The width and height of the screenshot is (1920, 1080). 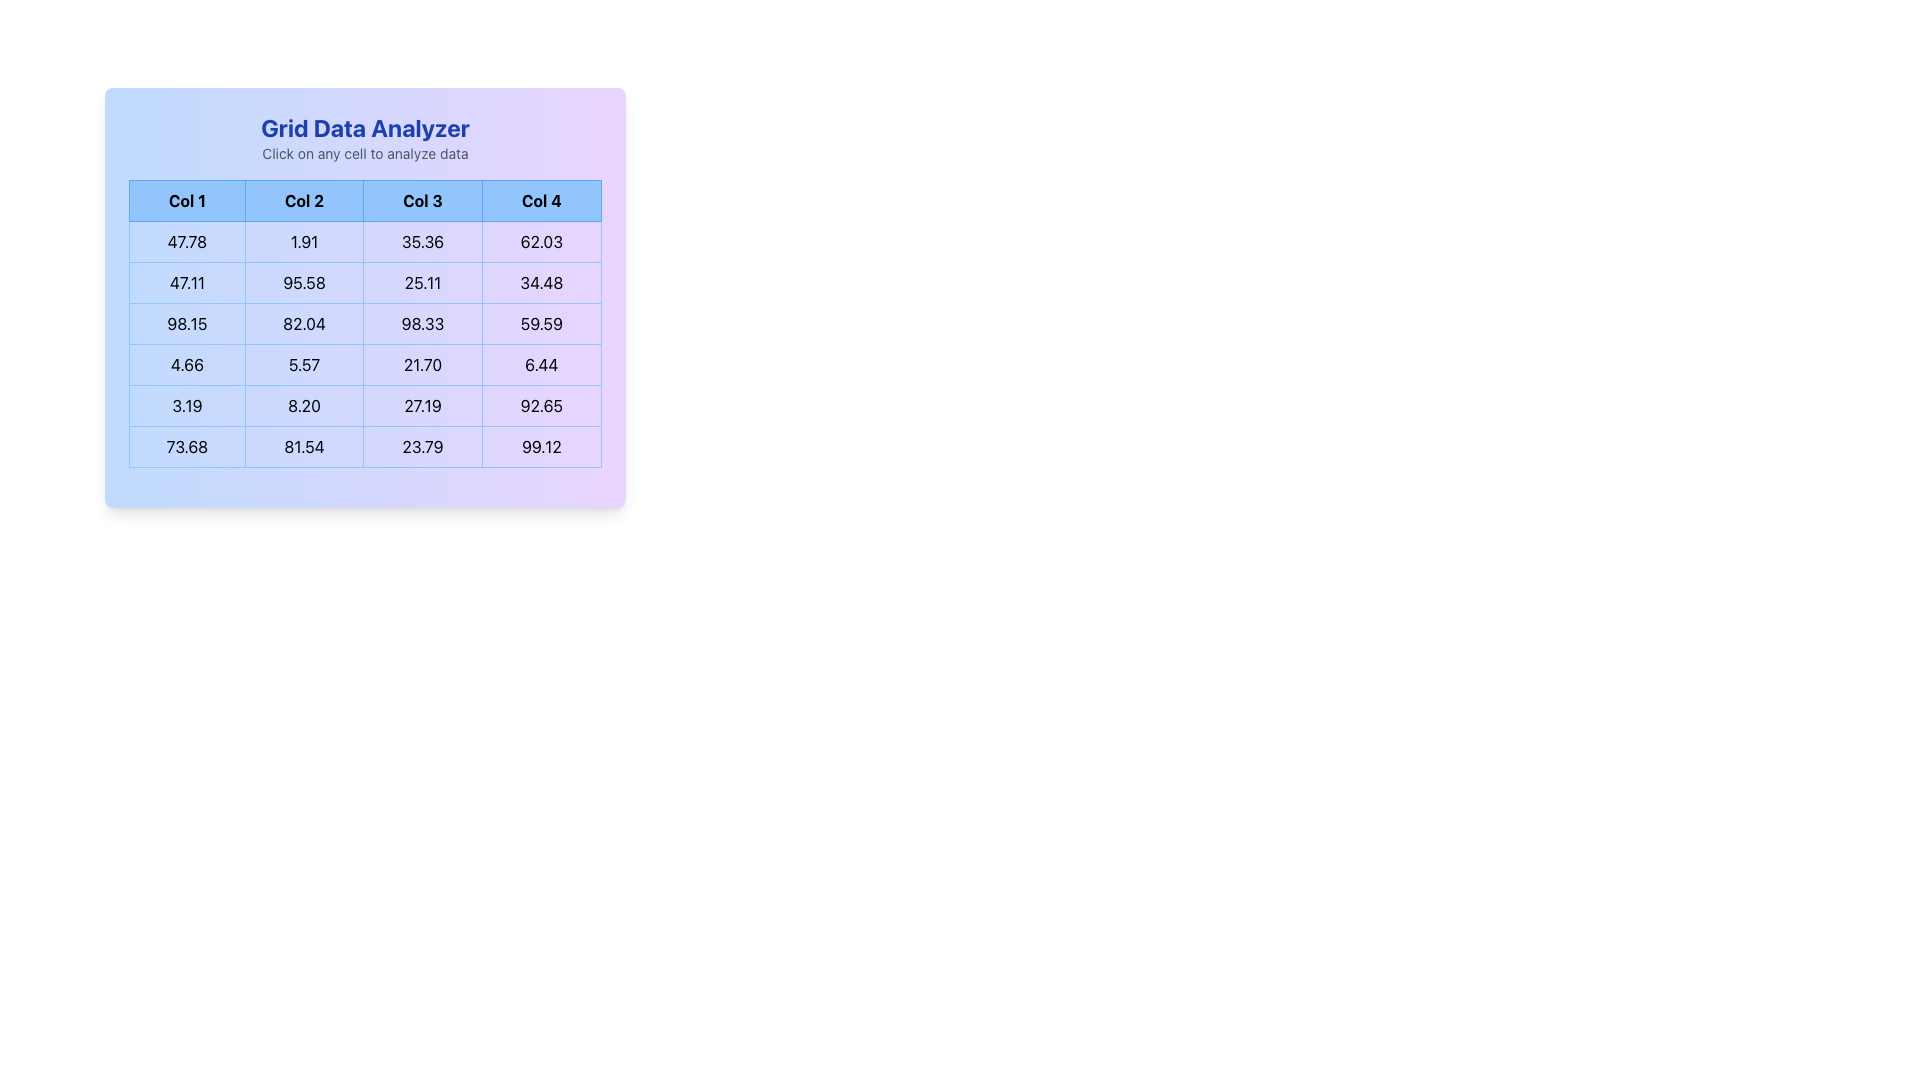 I want to click on the fourth row of the Grid Data Analyzer table, which contains the numerical values '4.66', '5.57', '21.70', and '6.44', so click(x=365, y=365).